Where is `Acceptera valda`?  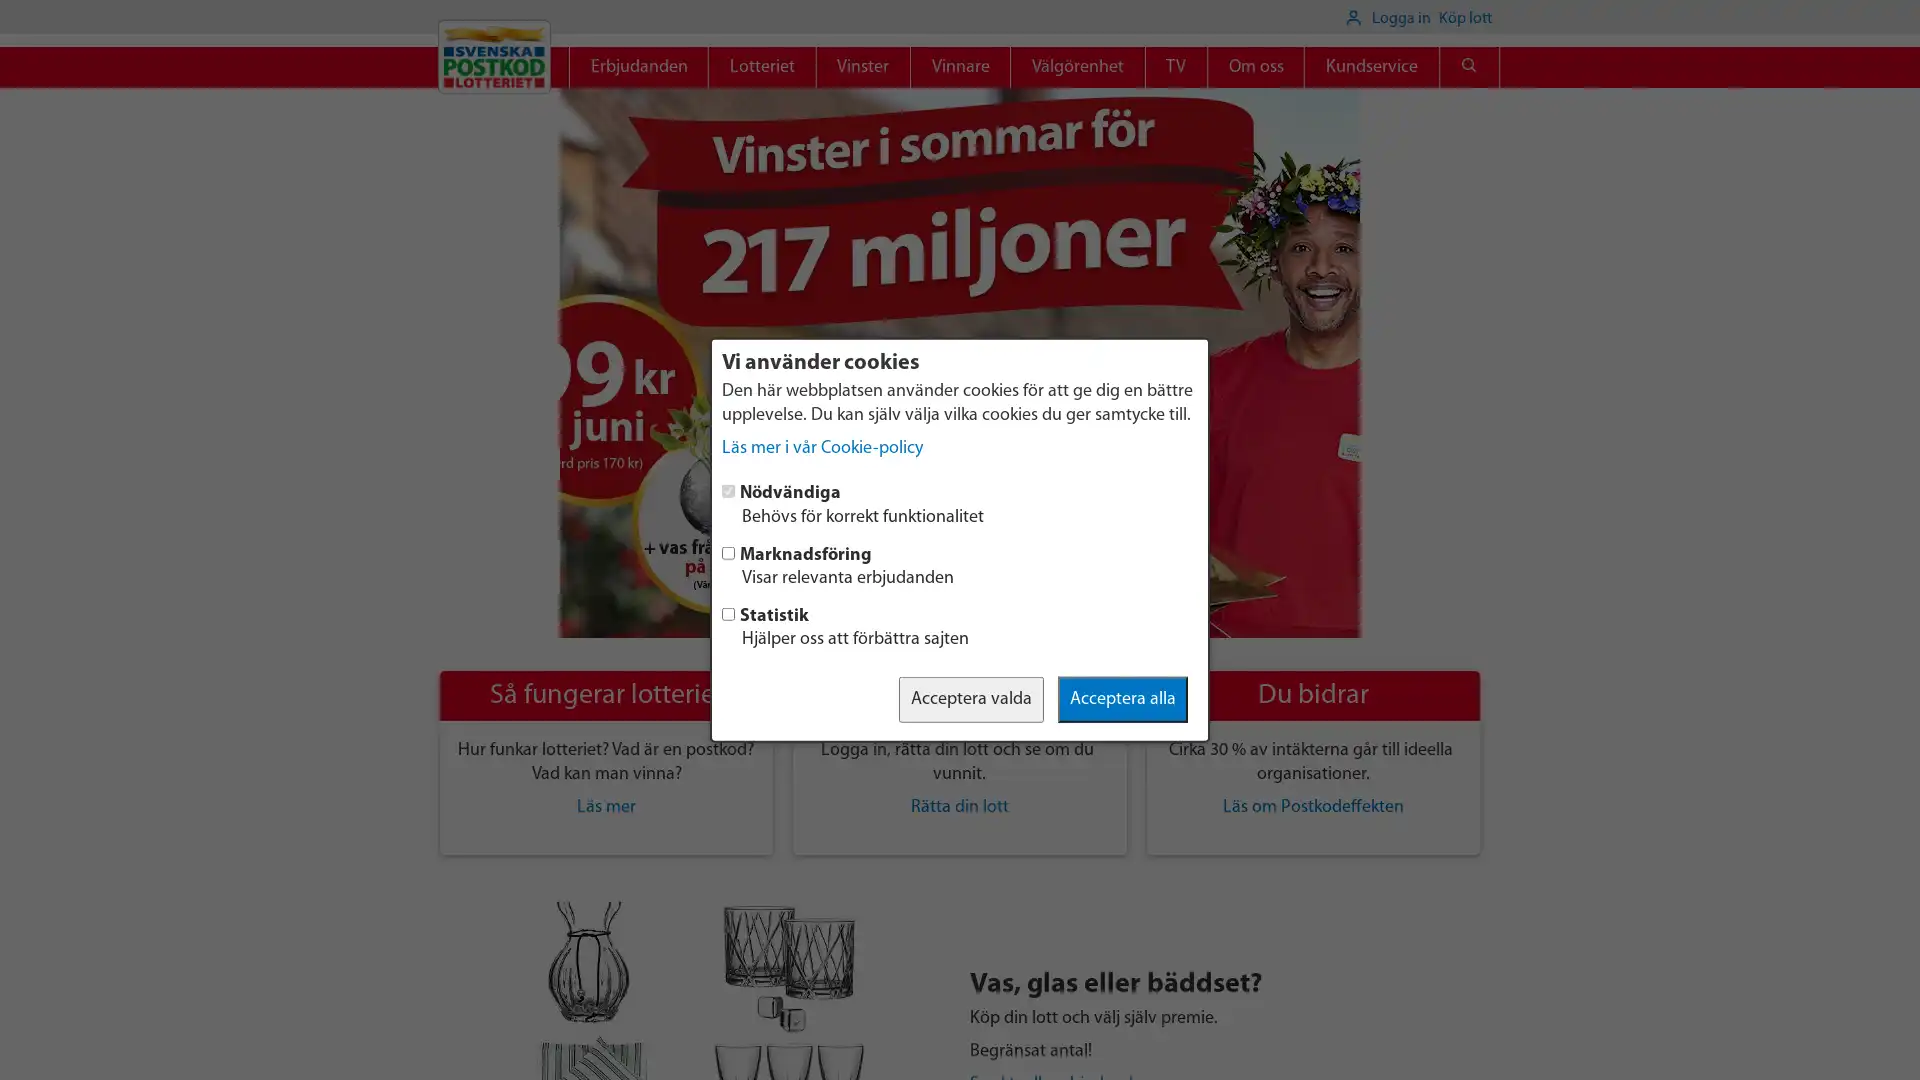
Acceptera valda is located at coordinates (971, 697).